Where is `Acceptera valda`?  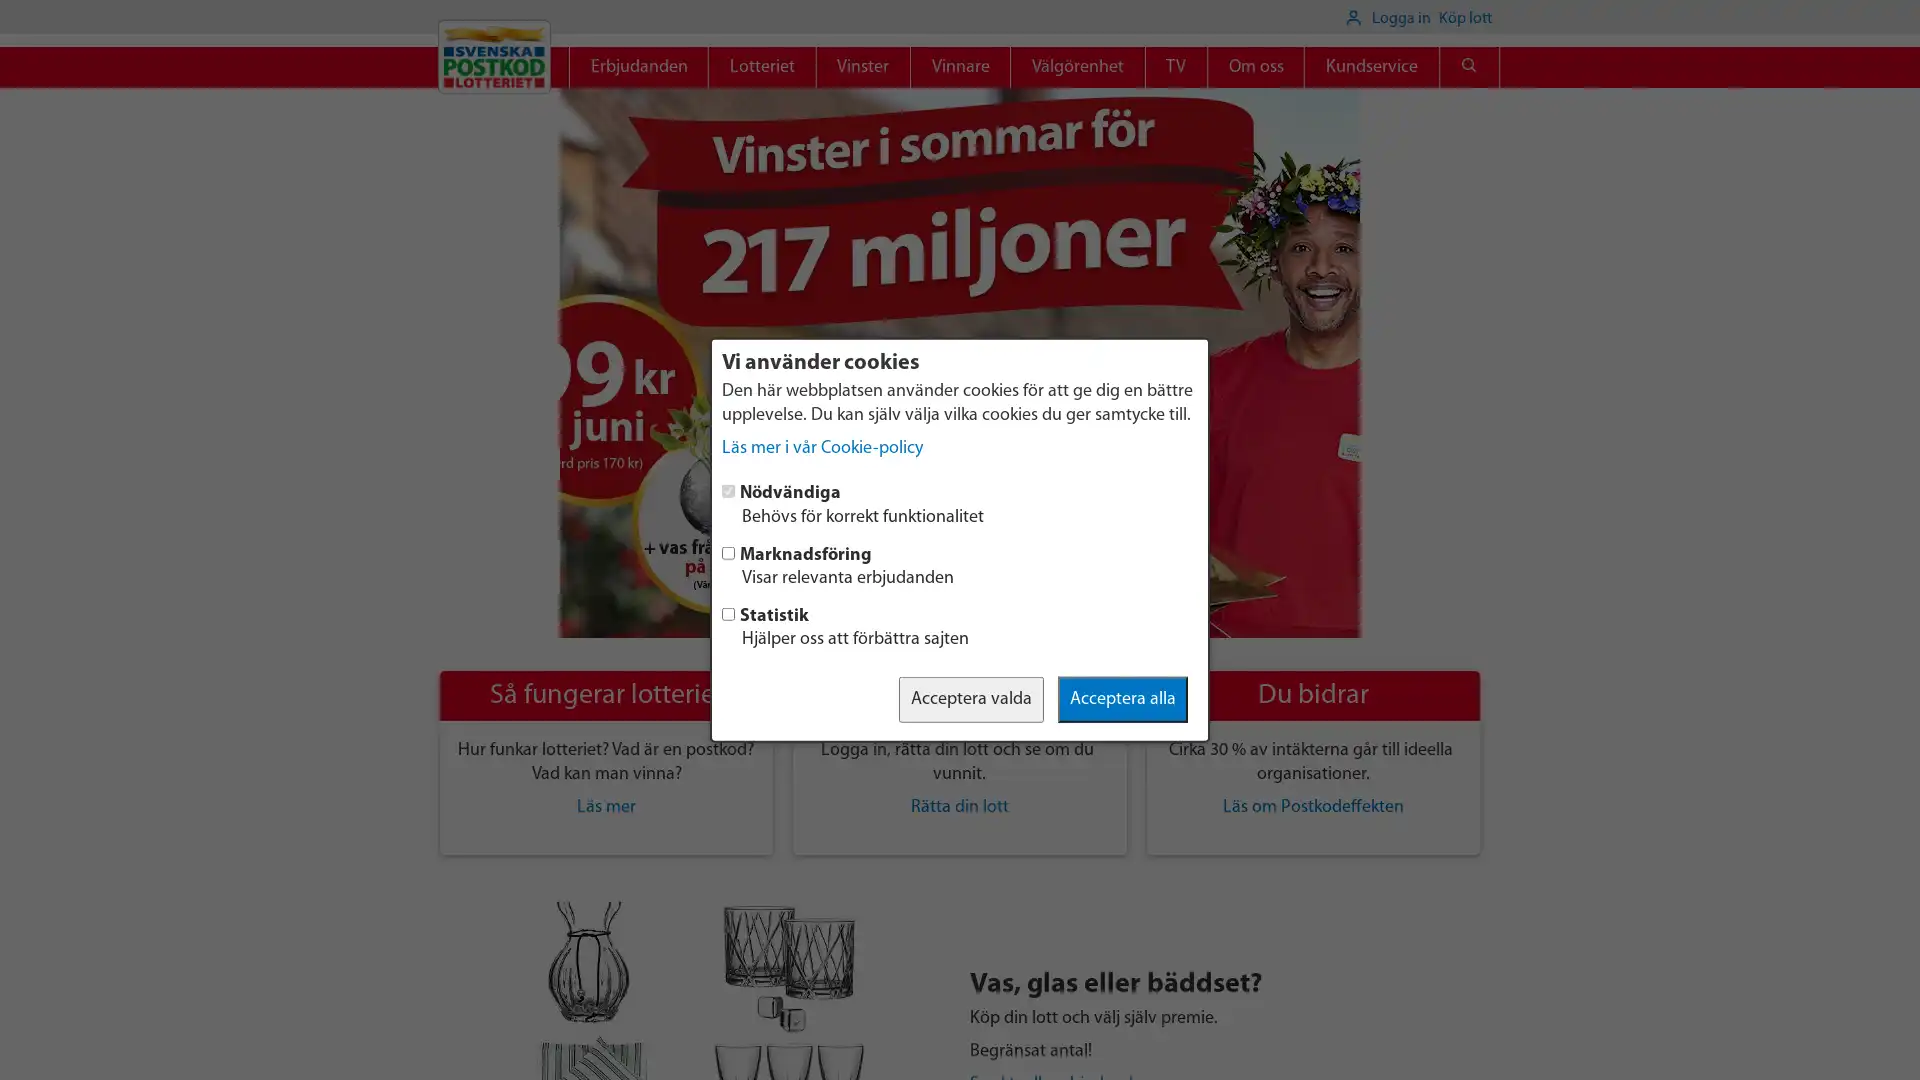
Acceptera valda is located at coordinates (971, 697).